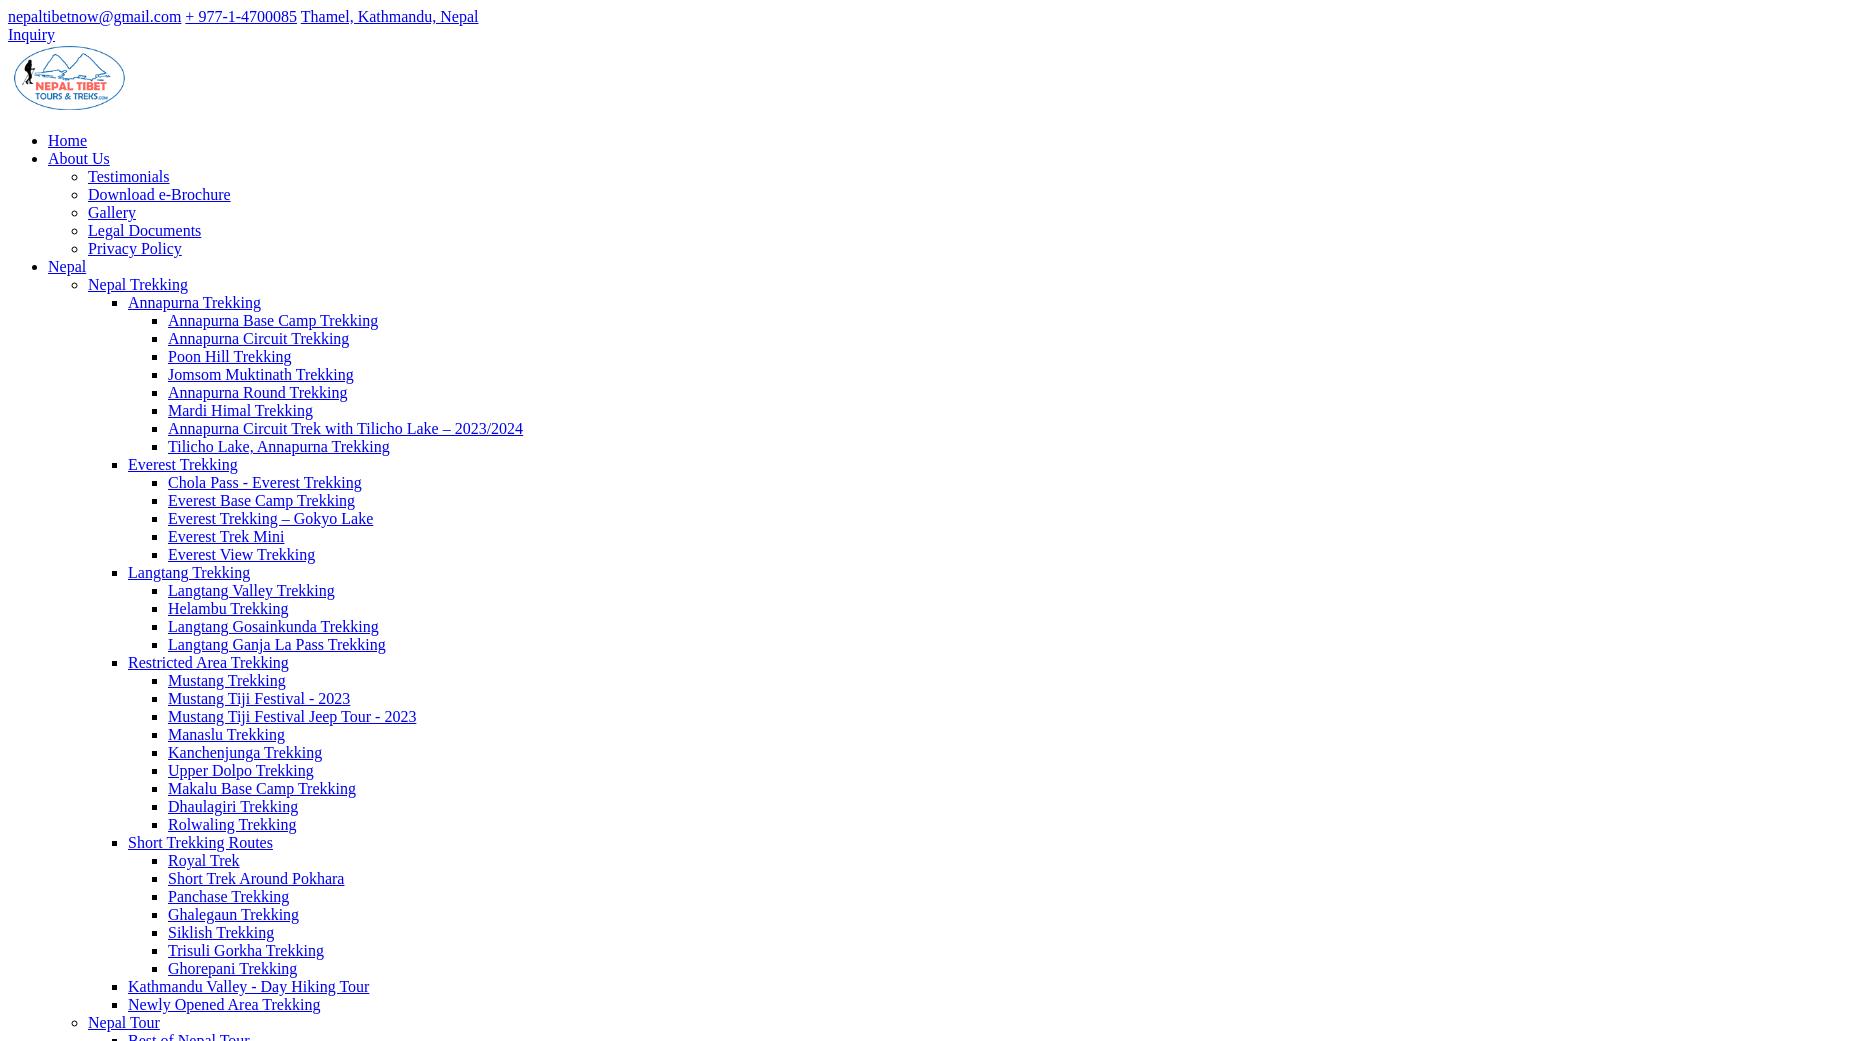 Image resolution: width=1850 pixels, height=1041 pixels. I want to click on 'Ghalegaun Trekking', so click(232, 913).